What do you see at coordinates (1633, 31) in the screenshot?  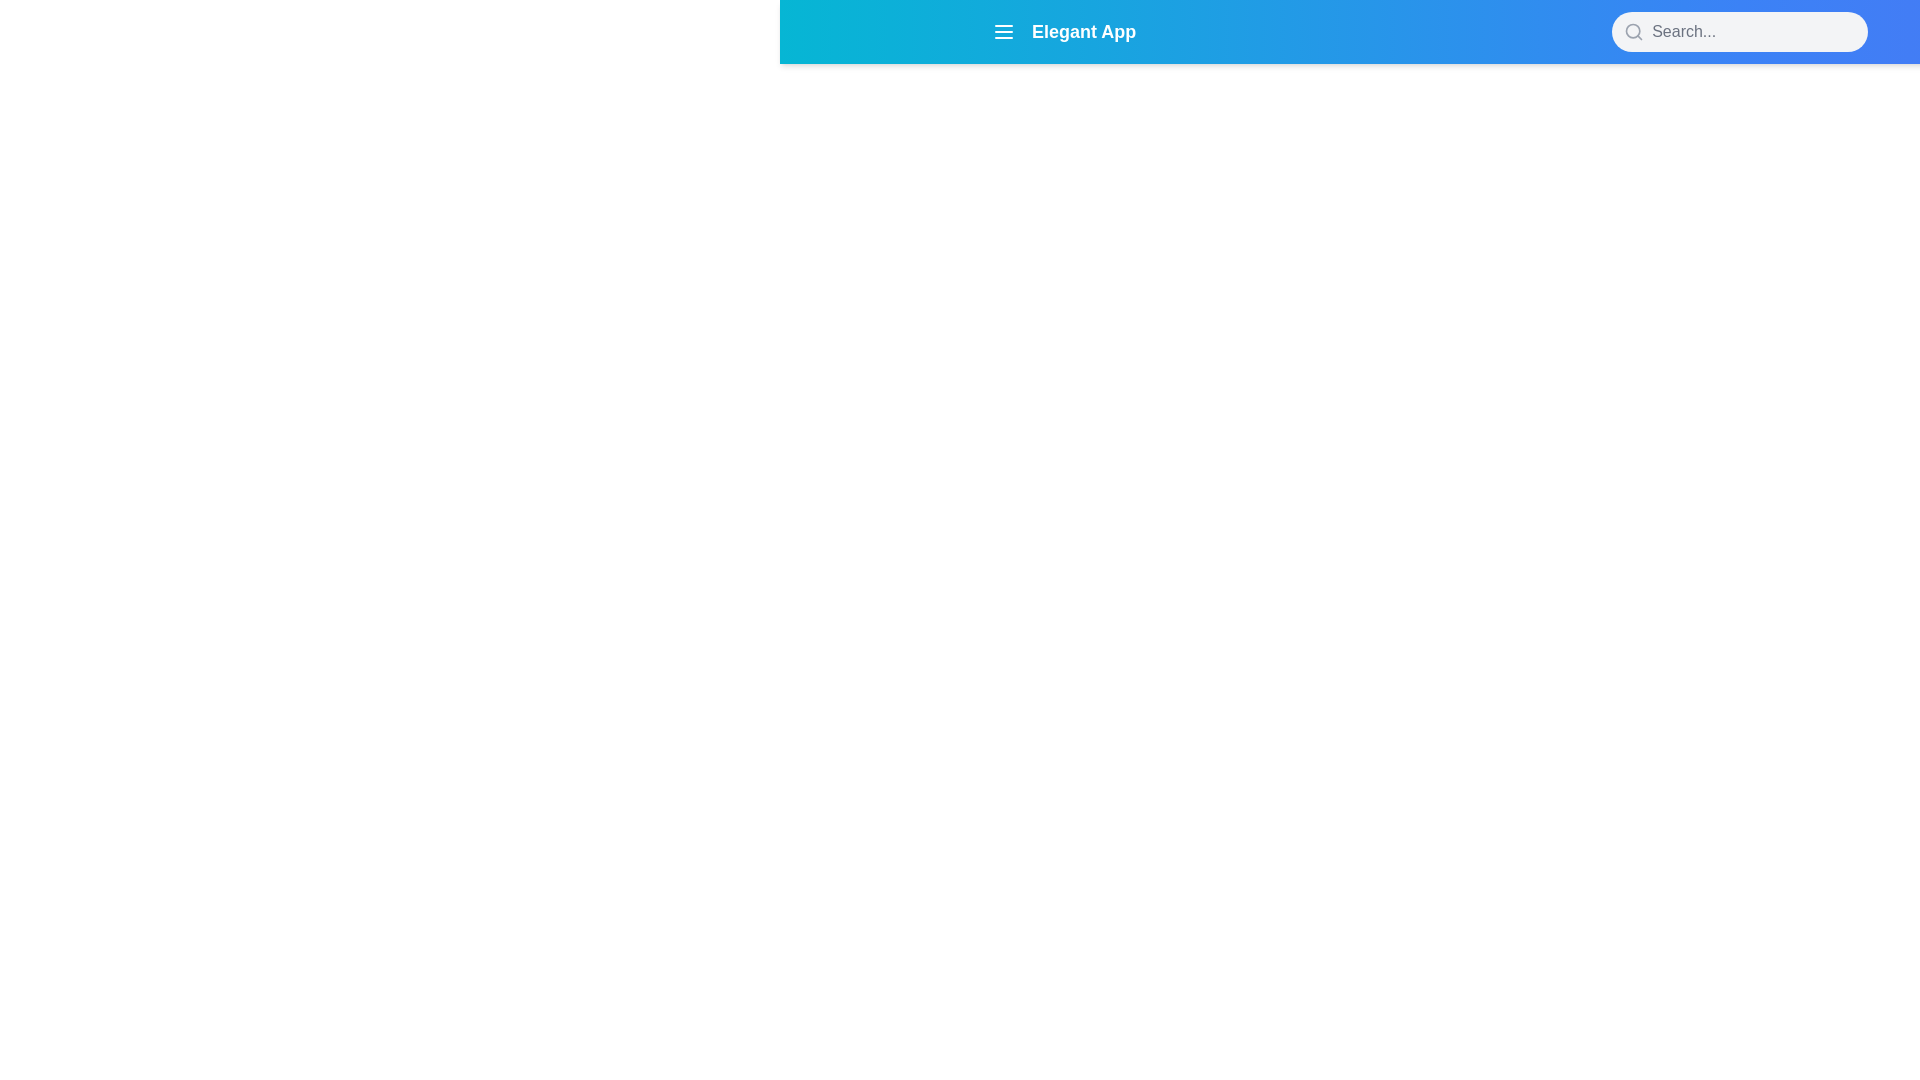 I see `the decorative Circle element that is part of the search icon located in the top-right corner of the interface` at bounding box center [1633, 31].